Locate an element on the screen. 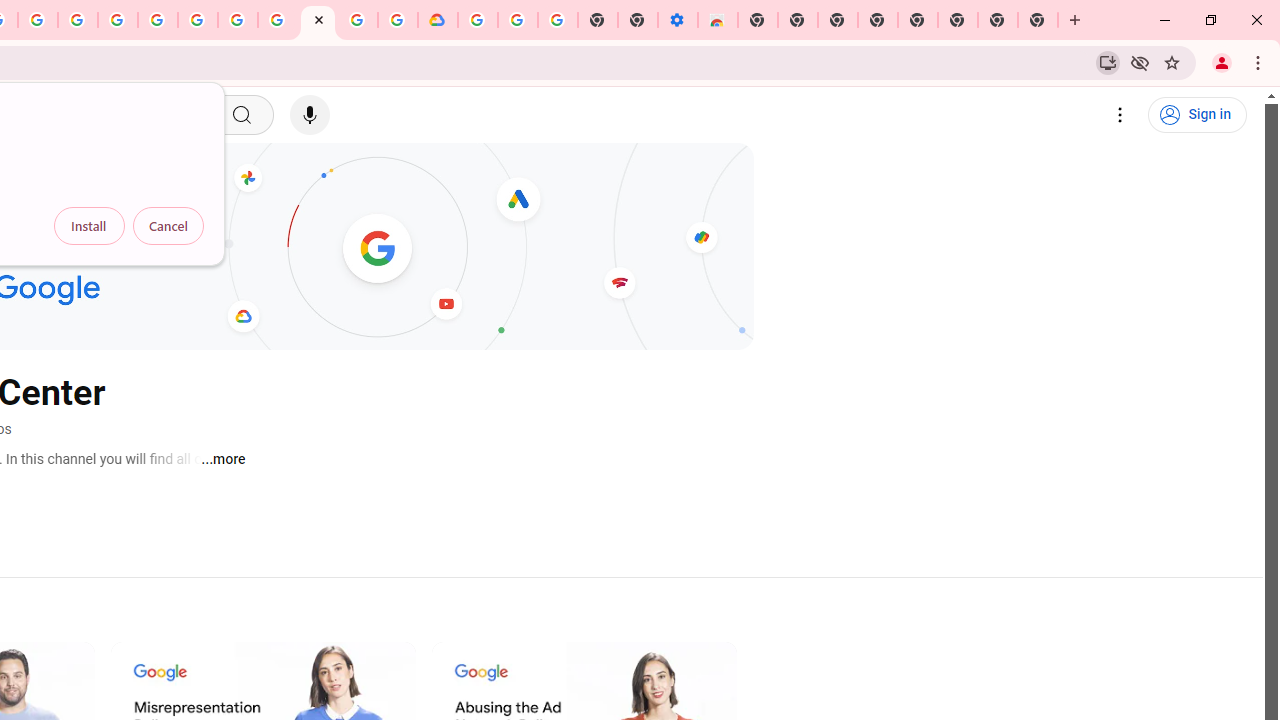 The width and height of the screenshot is (1280, 720). 'New Tab' is located at coordinates (1038, 20).